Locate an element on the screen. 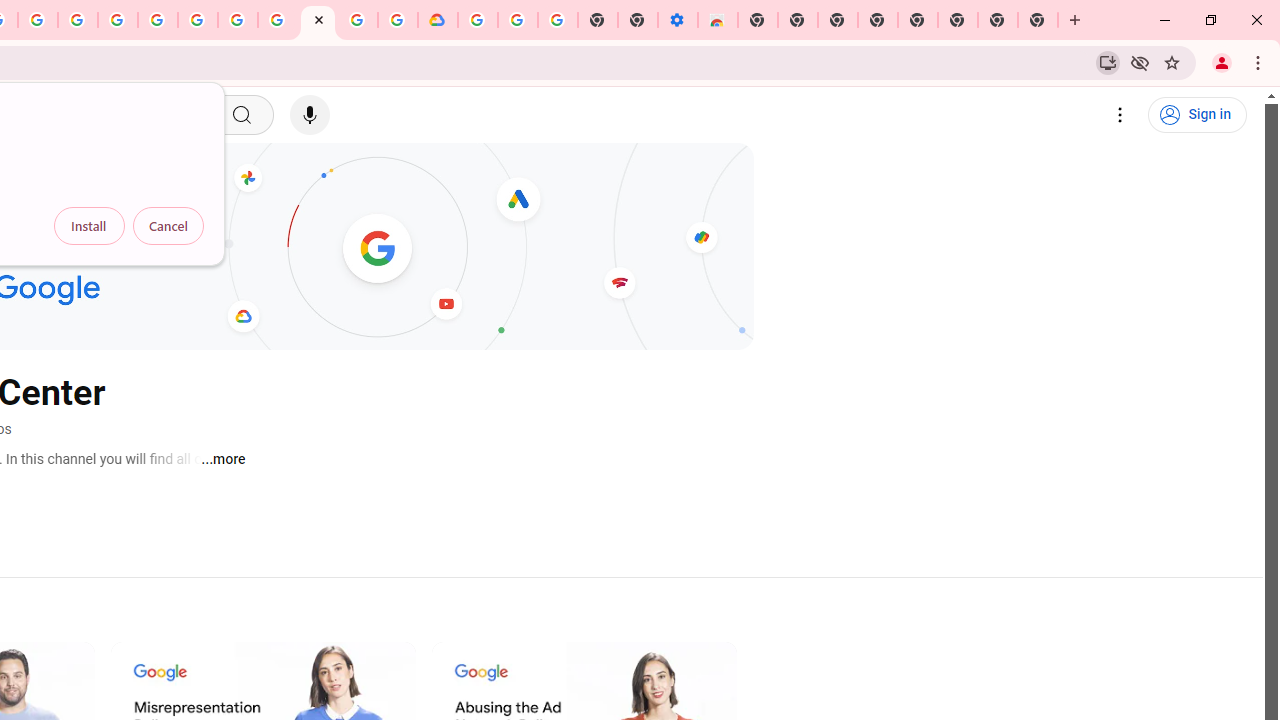 The width and height of the screenshot is (1280, 720). 'New Tab' is located at coordinates (1038, 20).